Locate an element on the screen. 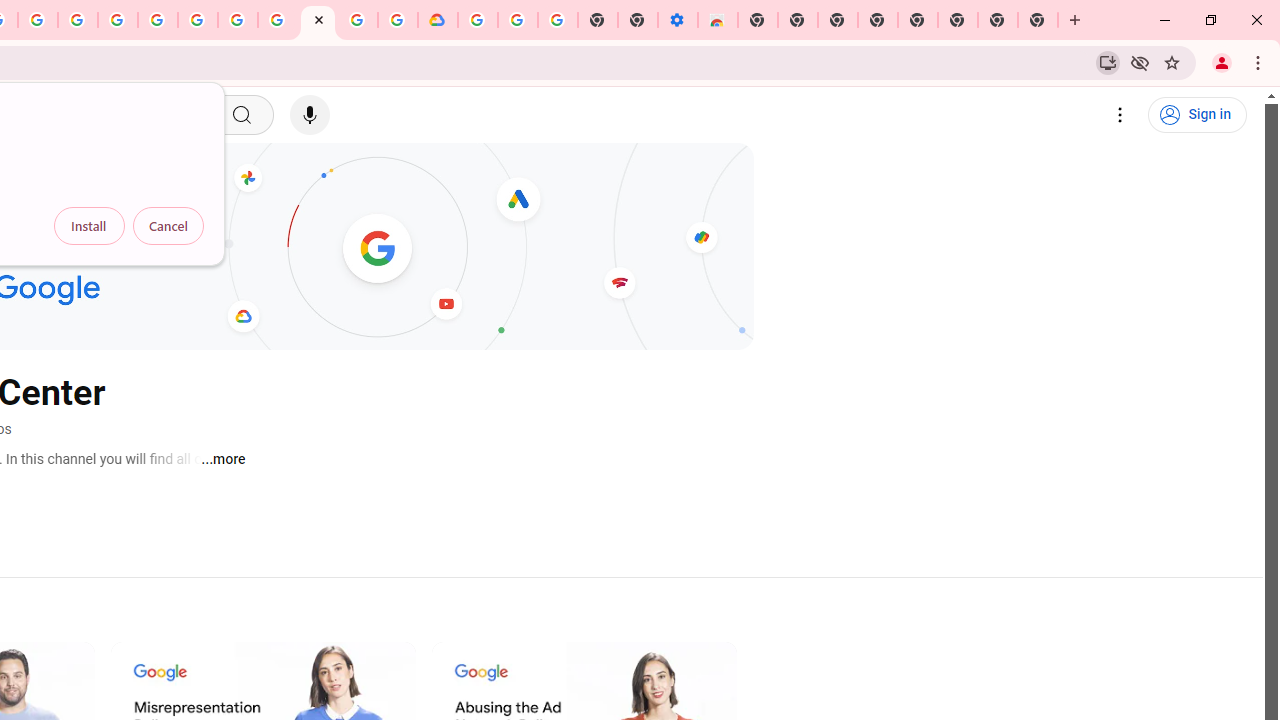 The width and height of the screenshot is (1280, 720). 'New Tab' is located at coordinates (1038, 20).